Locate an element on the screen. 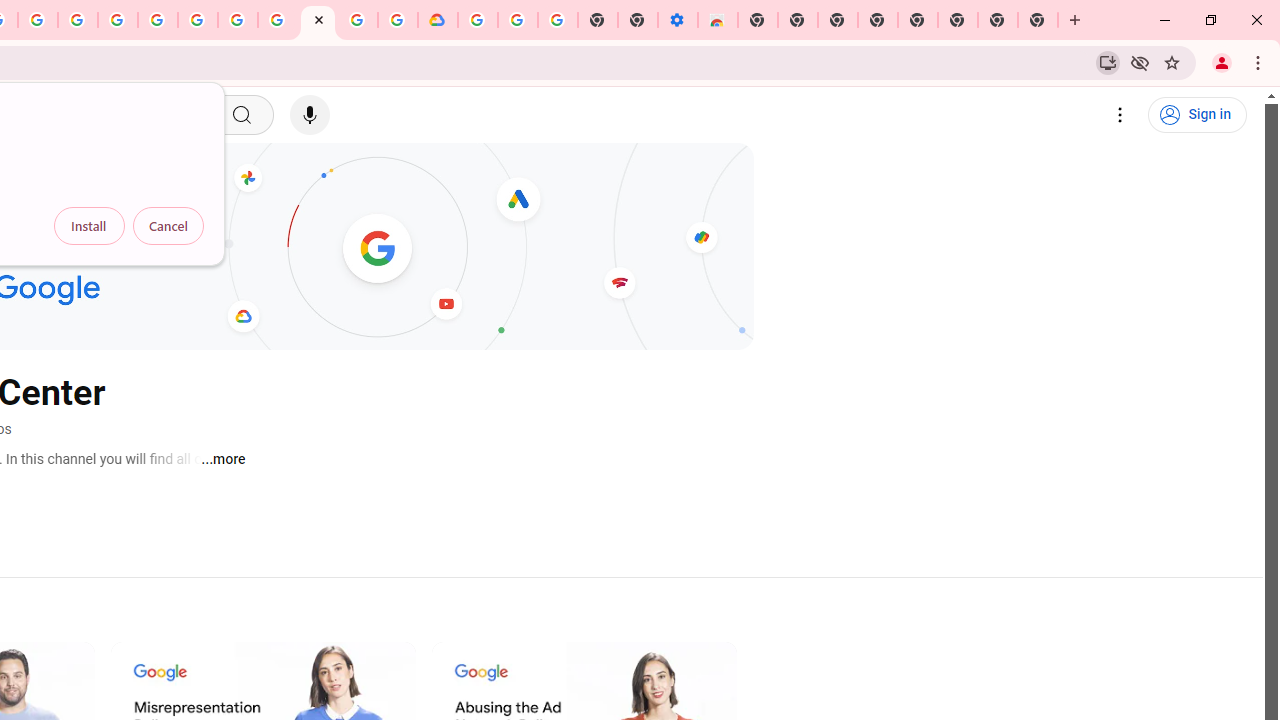 The width and height of the screenshot is (1280, 720). 'New Tab' is located at coordinates (1038, 20).